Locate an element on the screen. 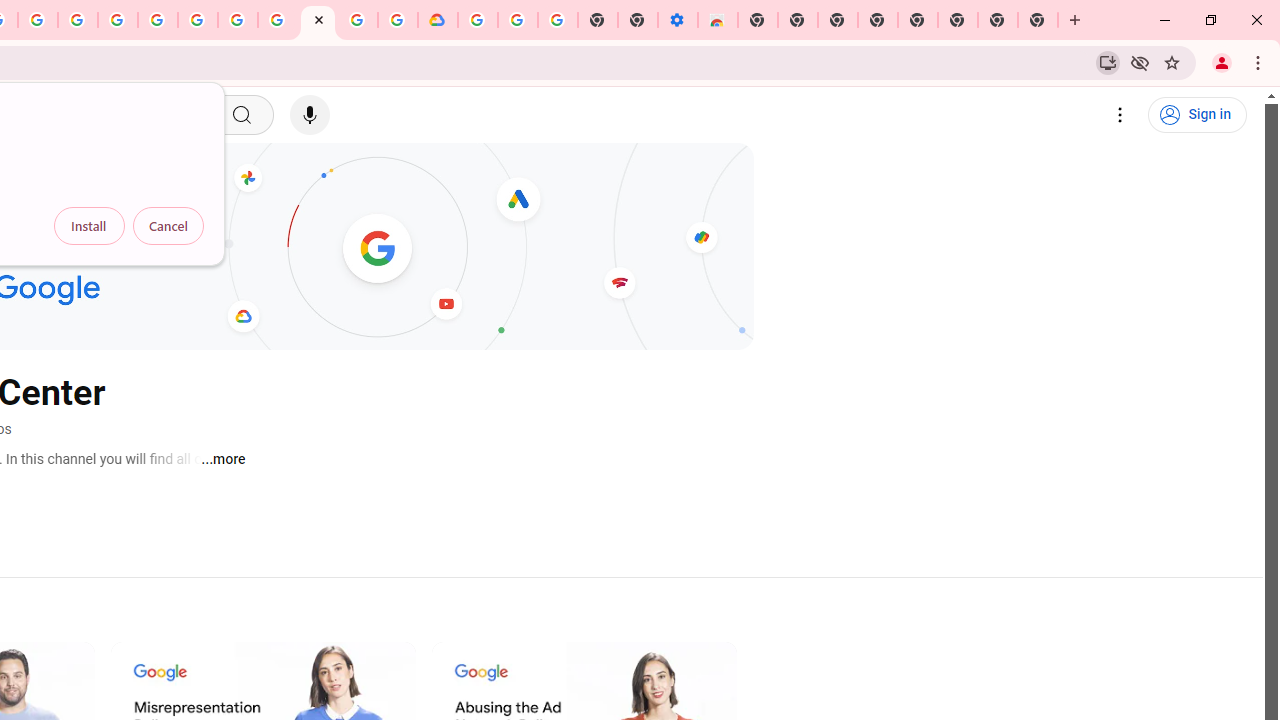 The width and height of the screenshot is (1280, 720). 'New Tab' is located at coordinates (1038, 20).